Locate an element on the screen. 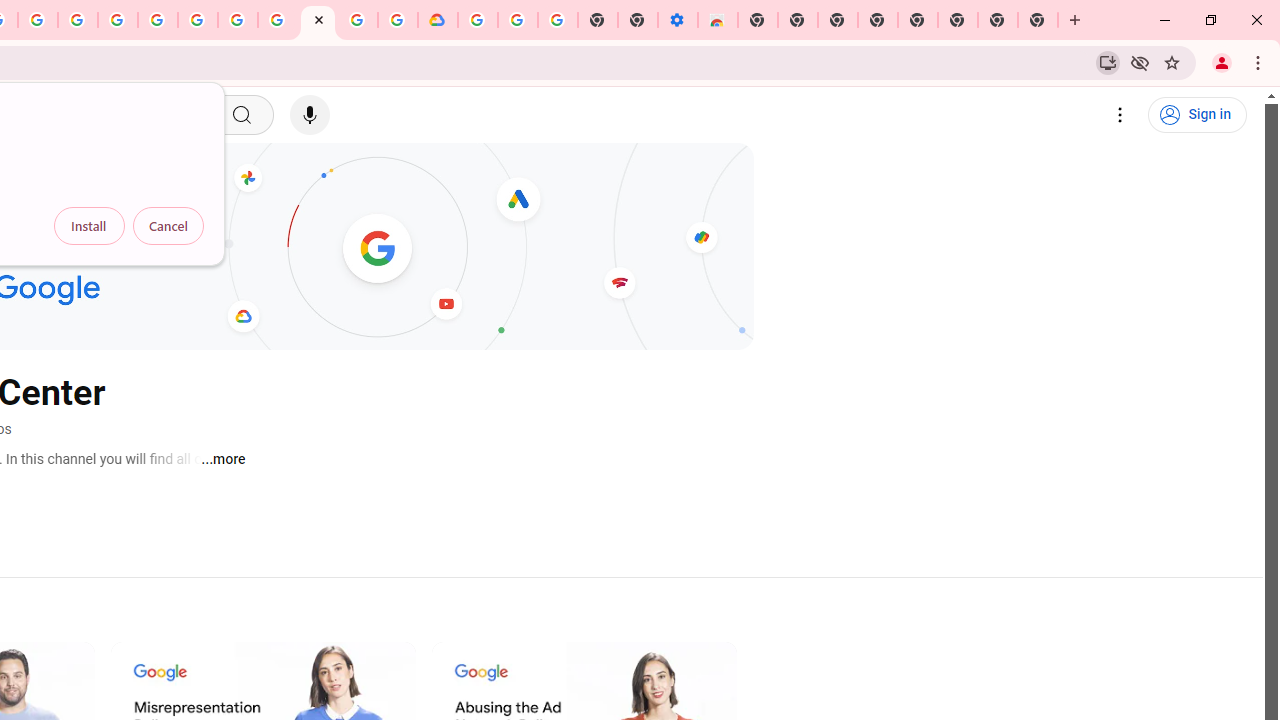 The width and height of the screenshot is (1280, 720). 'New Tab' is located at coordinates (1038, 20).